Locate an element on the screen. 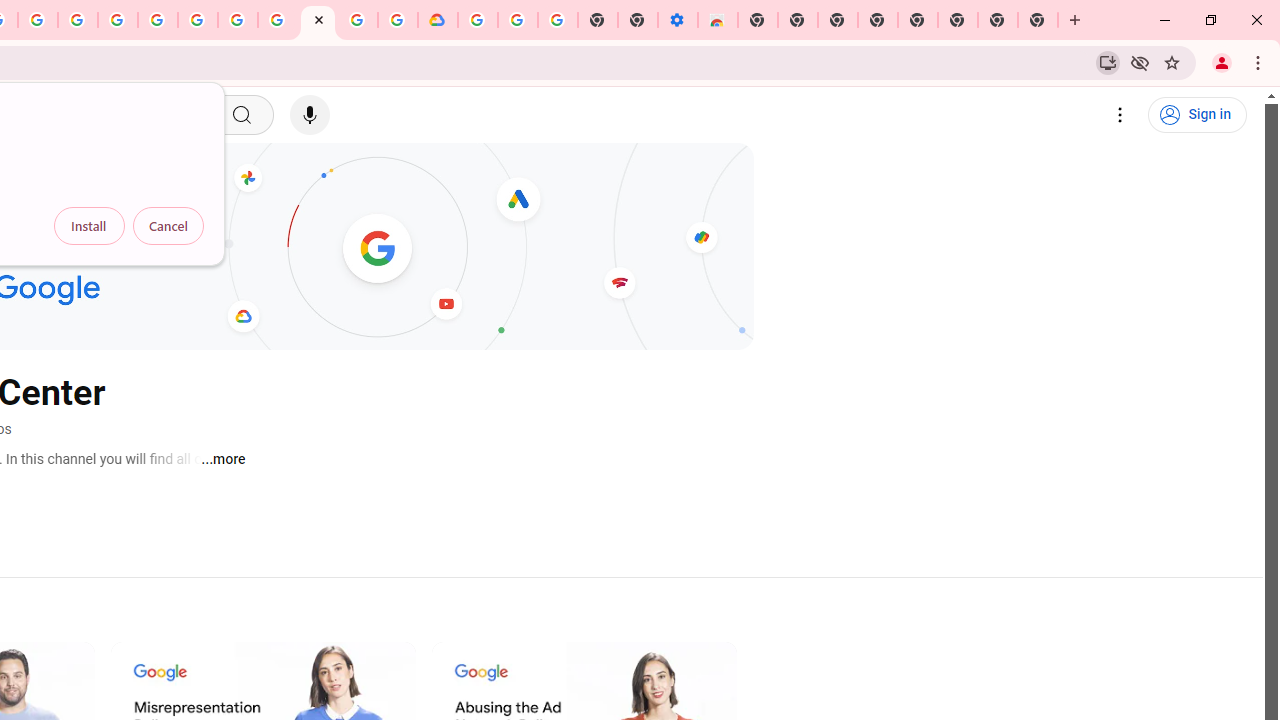 The width and height of the screenshot is (1280, 720). 'New Tab' is located at coordinates (1038, 20).